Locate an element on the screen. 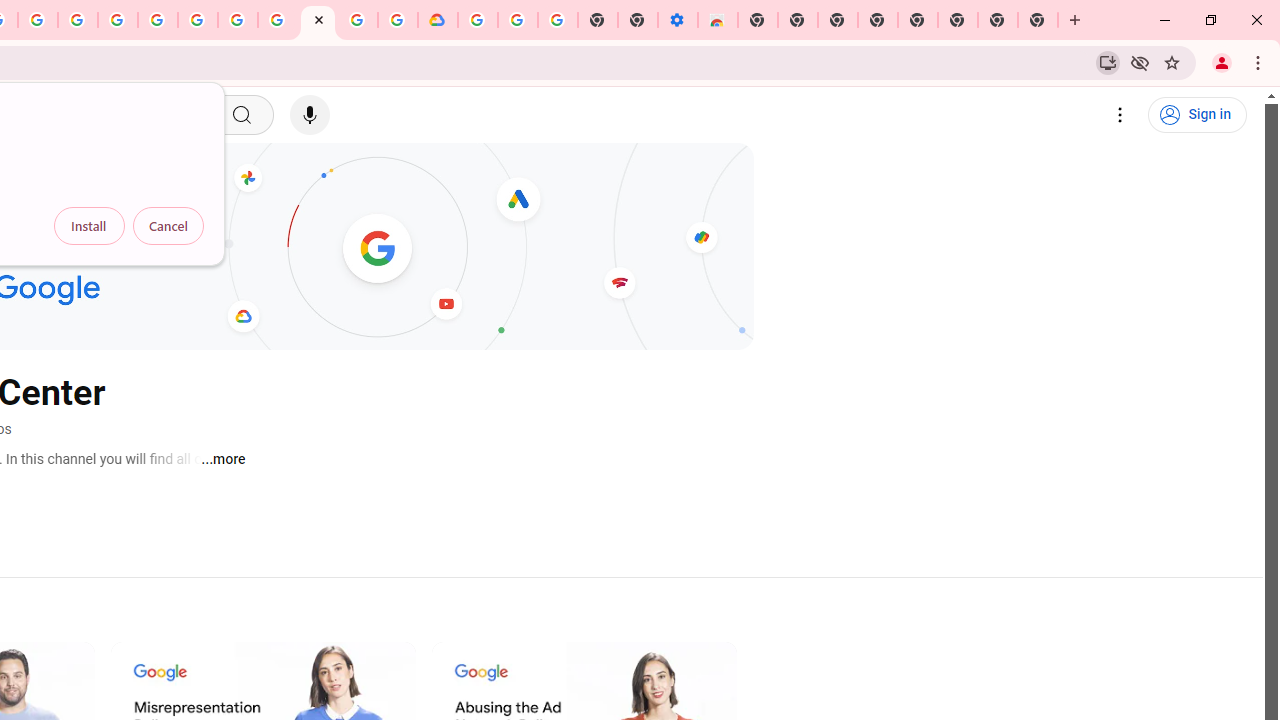 The width and height of the screenshot is (1280, 720). 'New Tab' is located at coordinates (1038, 20).